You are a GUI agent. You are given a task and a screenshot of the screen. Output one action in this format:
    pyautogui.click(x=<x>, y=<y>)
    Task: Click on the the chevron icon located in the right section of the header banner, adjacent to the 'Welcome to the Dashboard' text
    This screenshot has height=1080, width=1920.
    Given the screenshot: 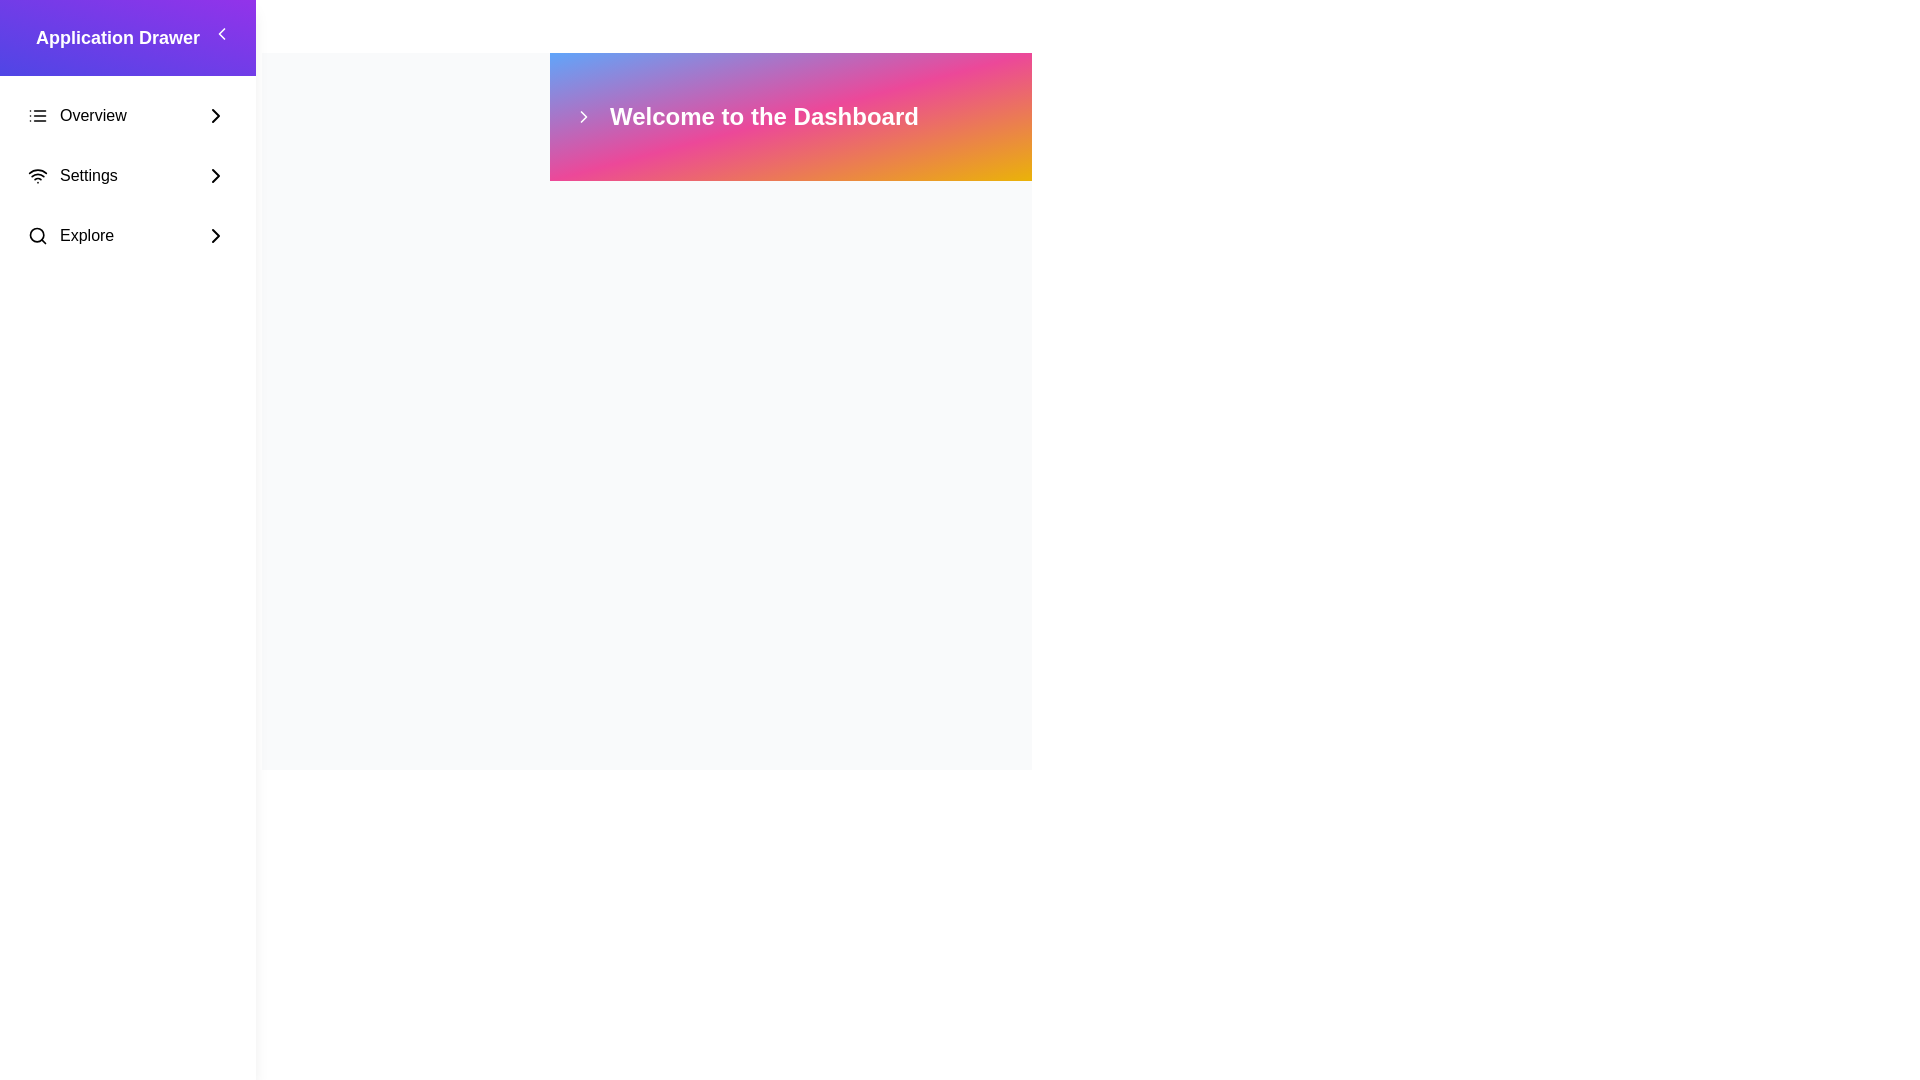 What is the action you would take?
    pyautogui.click(x=583, y=116)
    